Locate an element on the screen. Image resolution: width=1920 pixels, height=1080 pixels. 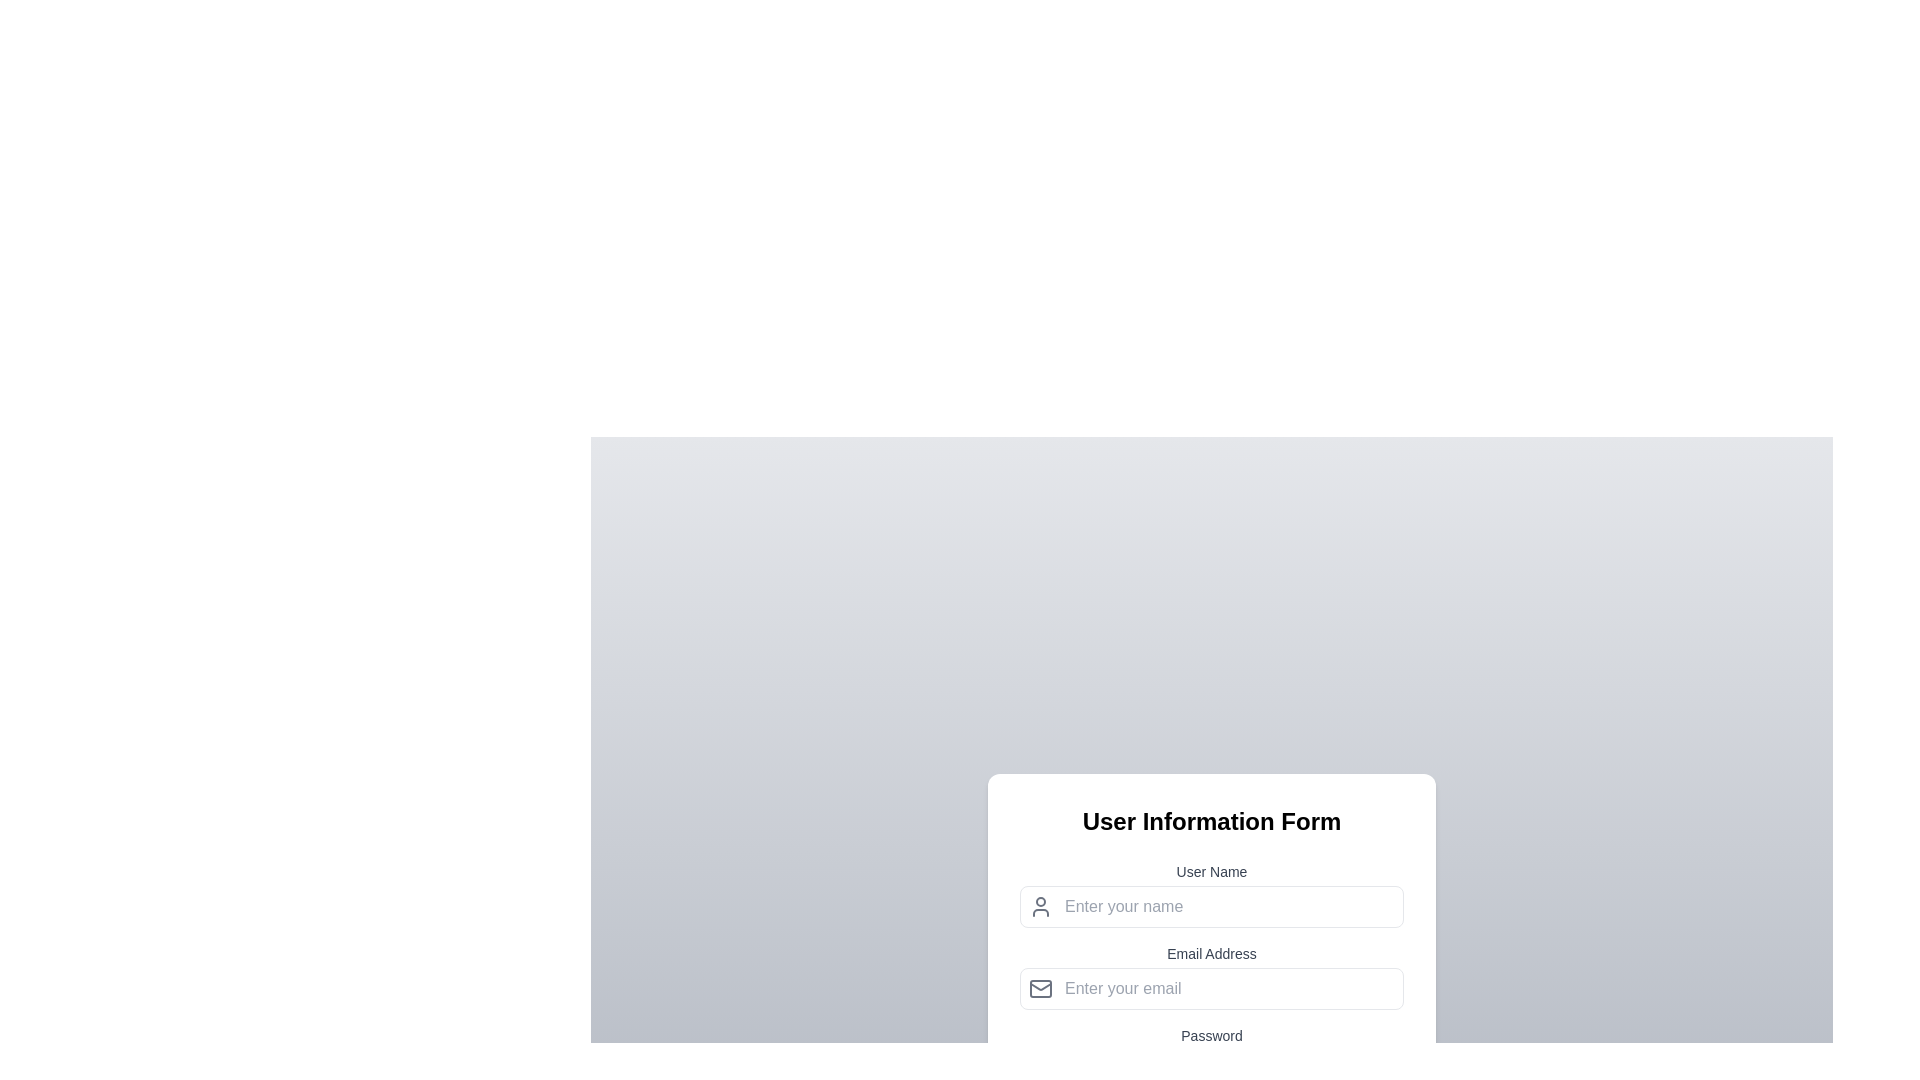
the user profile icon, which is a gray circular icon with a head and shoulders design, located to the left of the 'User Name' text input field is located at coordinates (1040, 906).